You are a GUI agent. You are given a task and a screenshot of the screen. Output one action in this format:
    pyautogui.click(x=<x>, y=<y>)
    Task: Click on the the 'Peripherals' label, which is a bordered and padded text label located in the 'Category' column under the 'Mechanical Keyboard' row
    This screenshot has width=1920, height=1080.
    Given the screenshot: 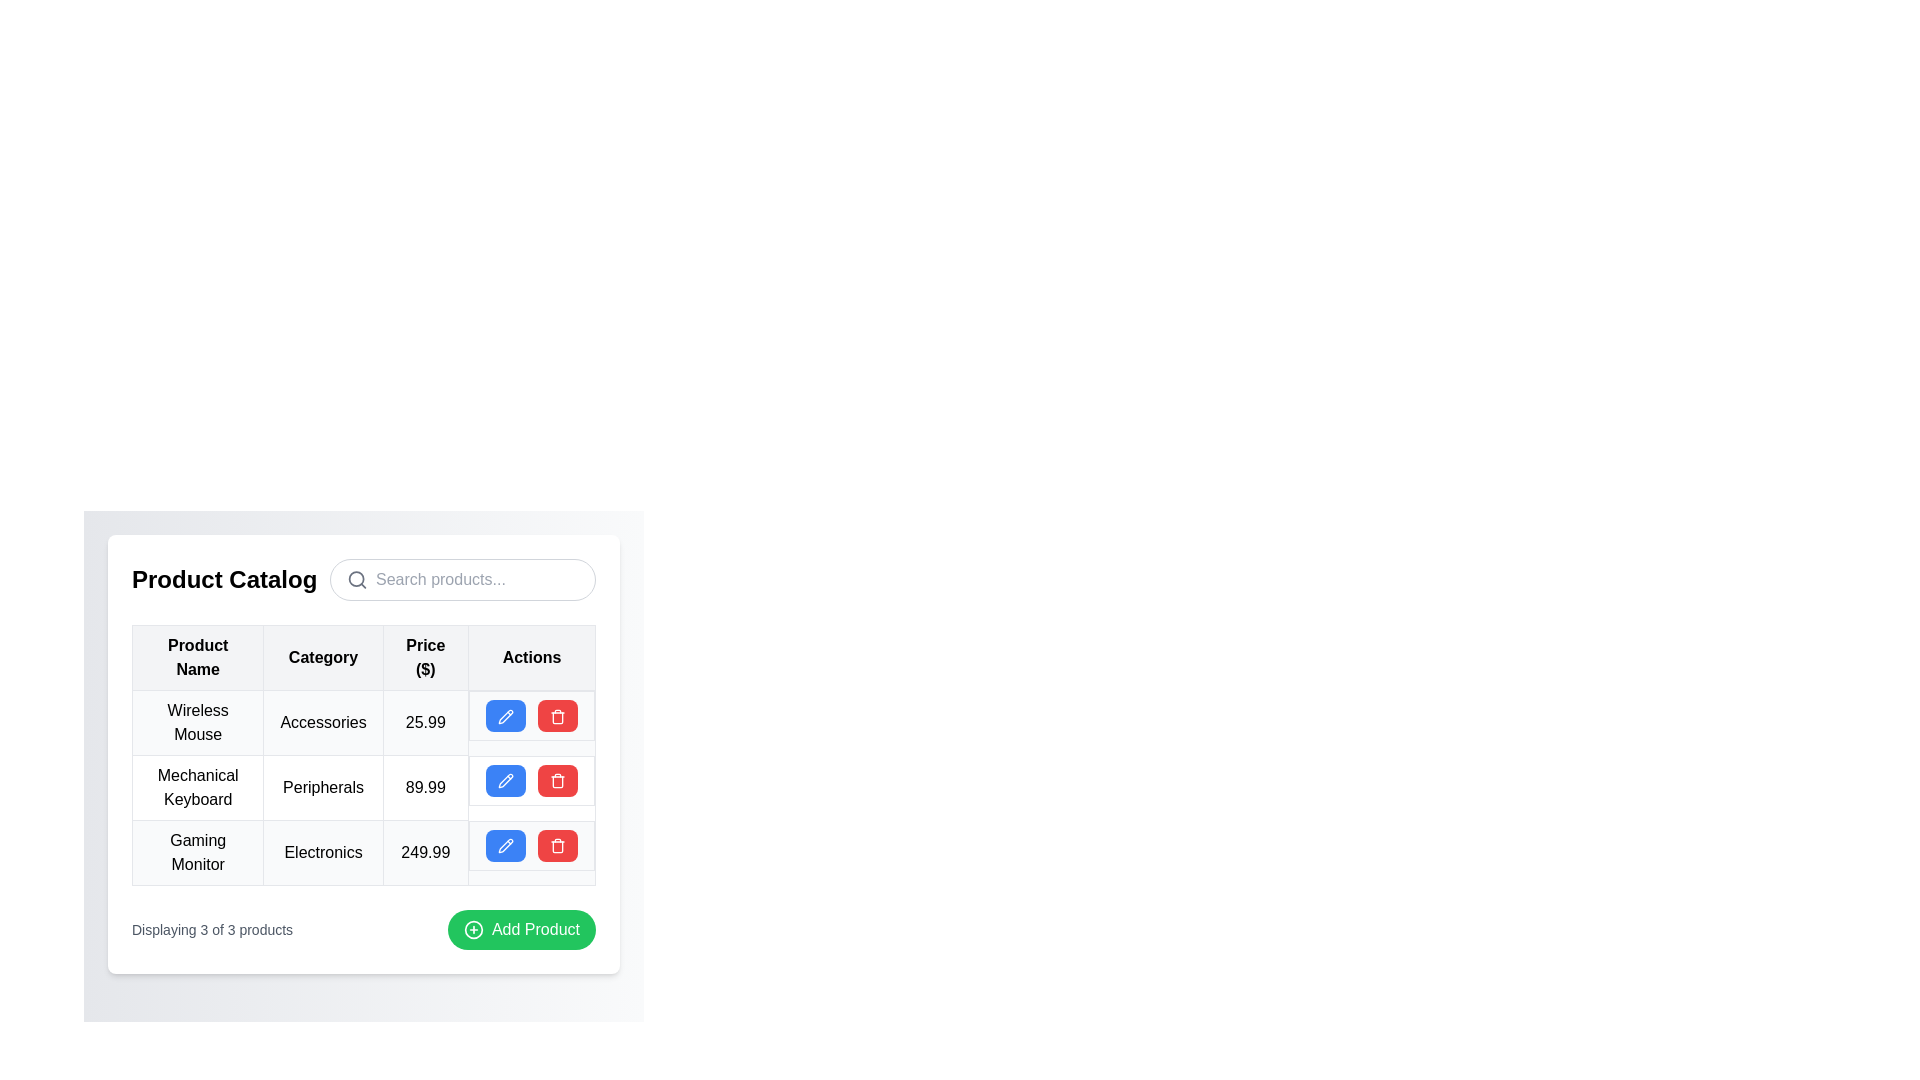 What is the action you would take?
    pyautogui.click(x=323, y=786)
    